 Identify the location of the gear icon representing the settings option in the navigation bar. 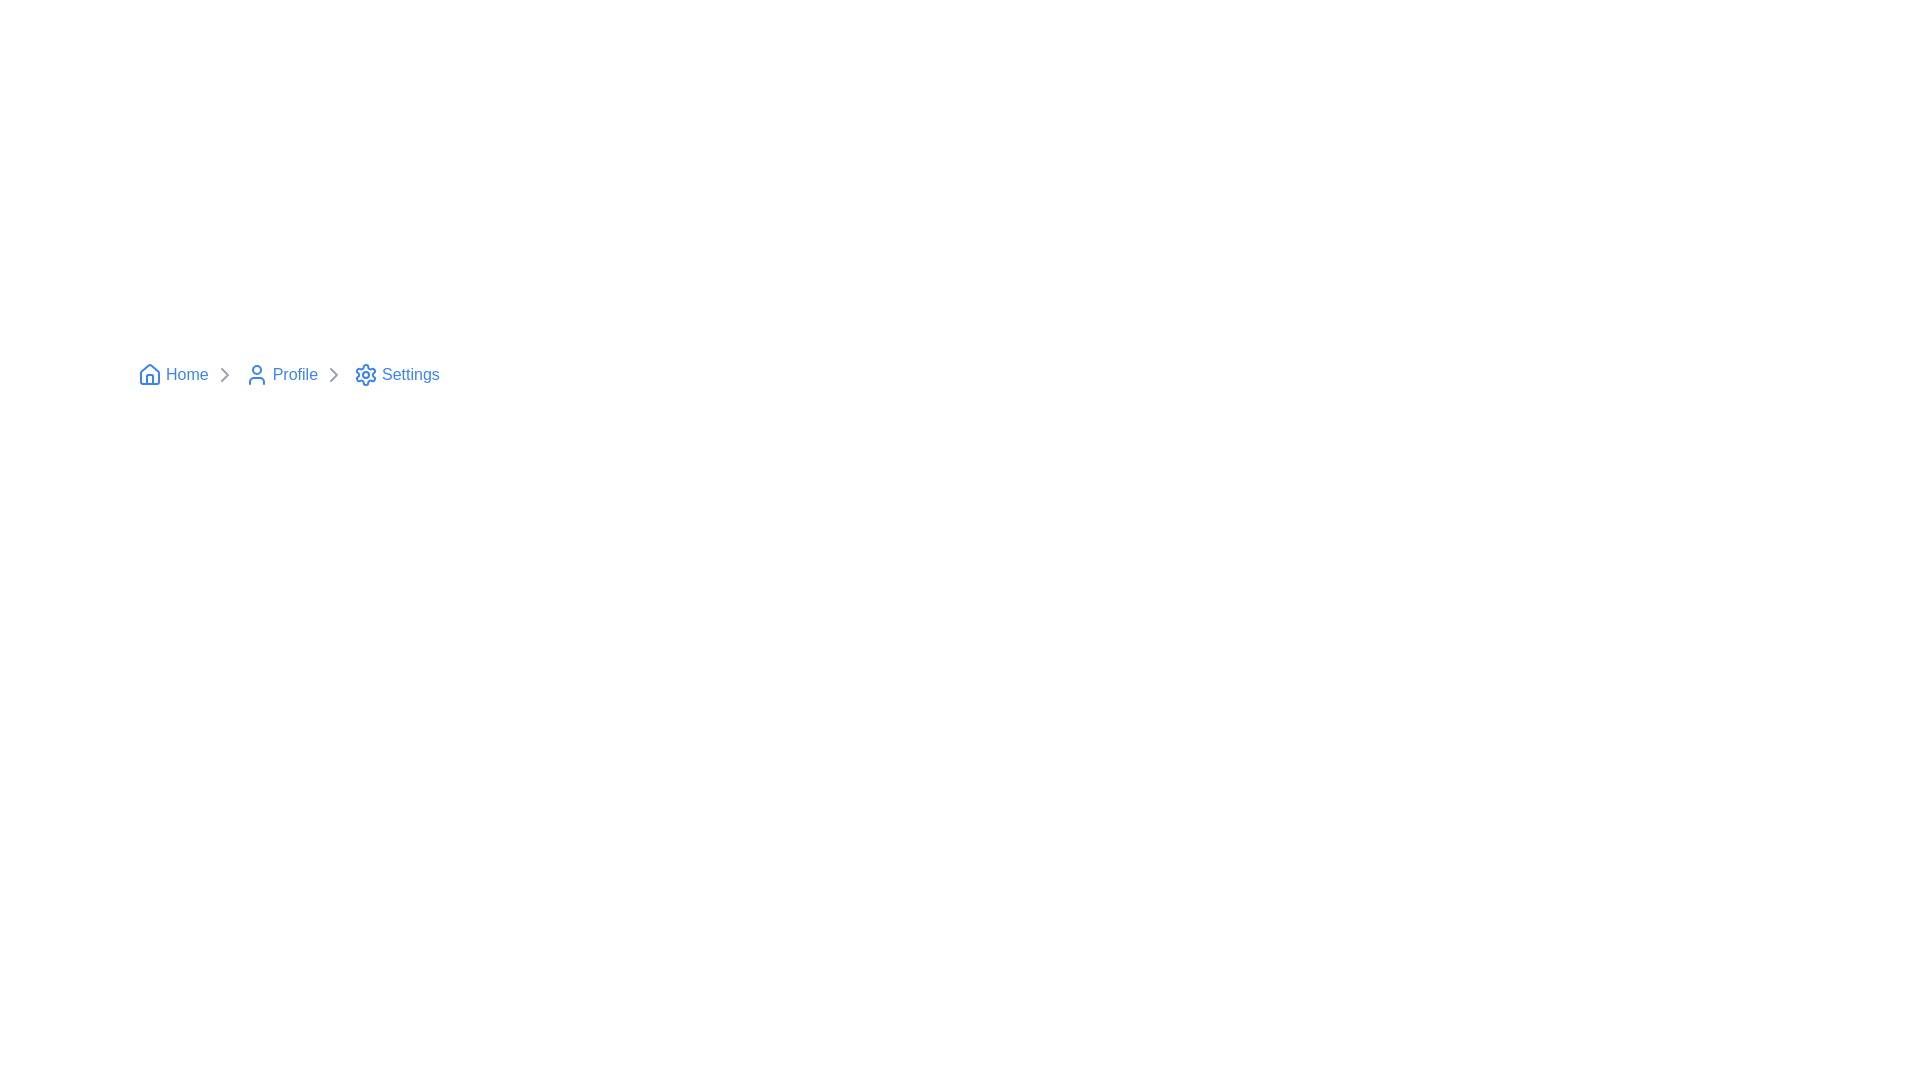
(366, 374).